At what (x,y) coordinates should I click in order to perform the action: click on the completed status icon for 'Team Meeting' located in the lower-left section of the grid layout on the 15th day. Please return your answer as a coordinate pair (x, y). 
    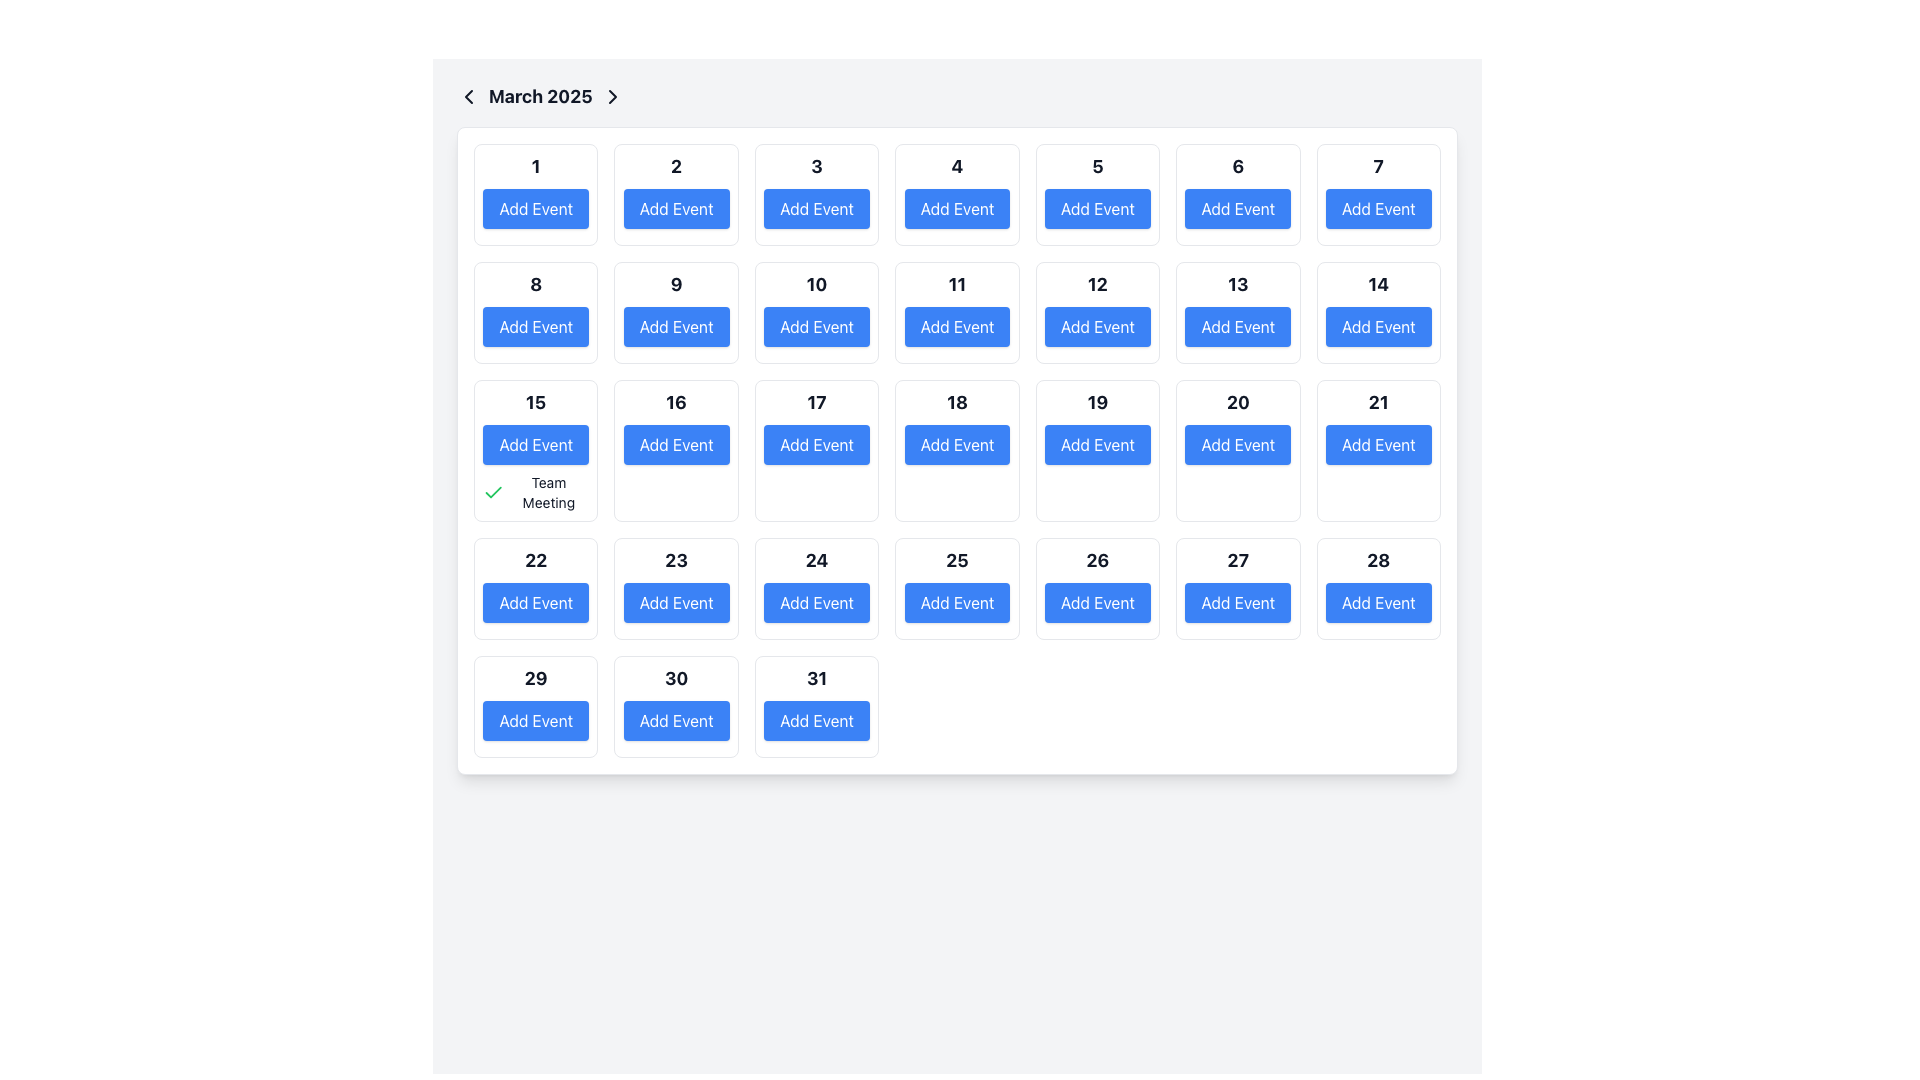
    Looking at the image, I should click on (493, 493).